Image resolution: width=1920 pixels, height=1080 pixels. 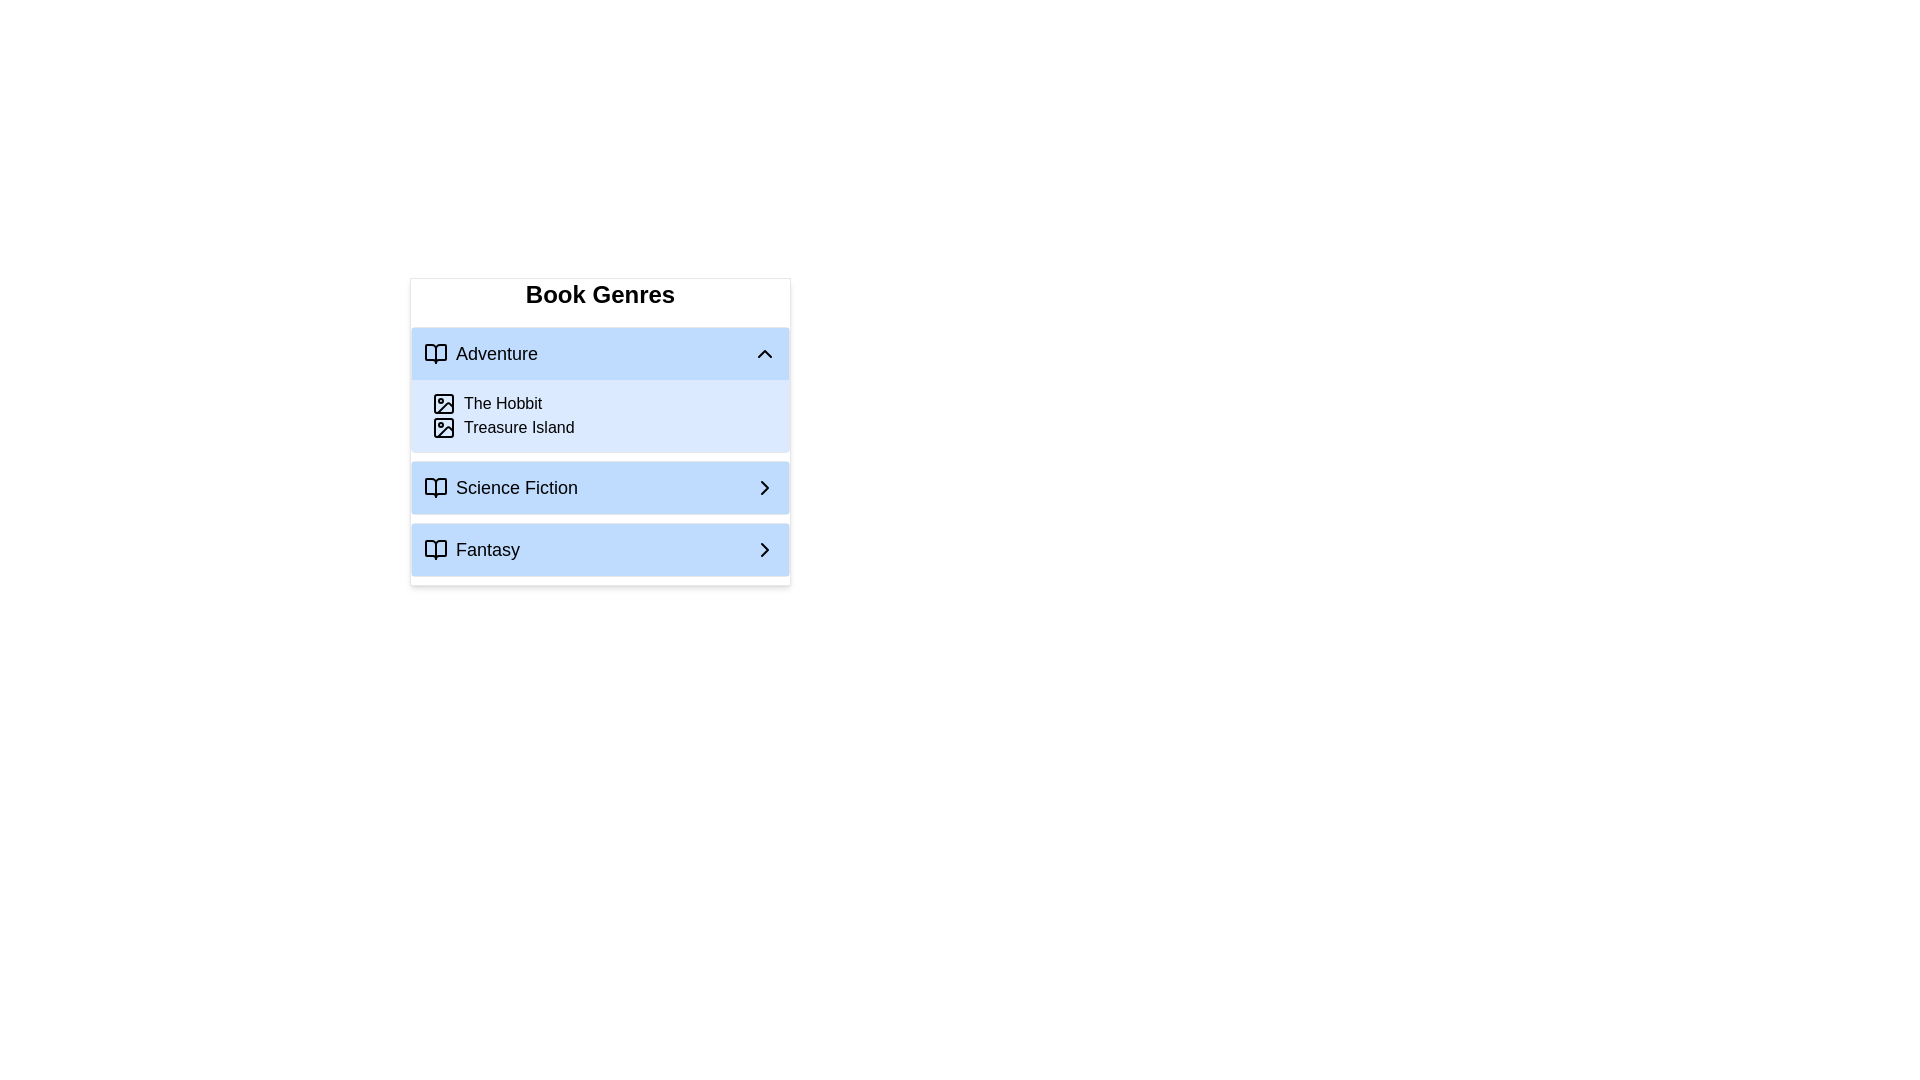 I want to click on the last item, so click(x=599, y=550).